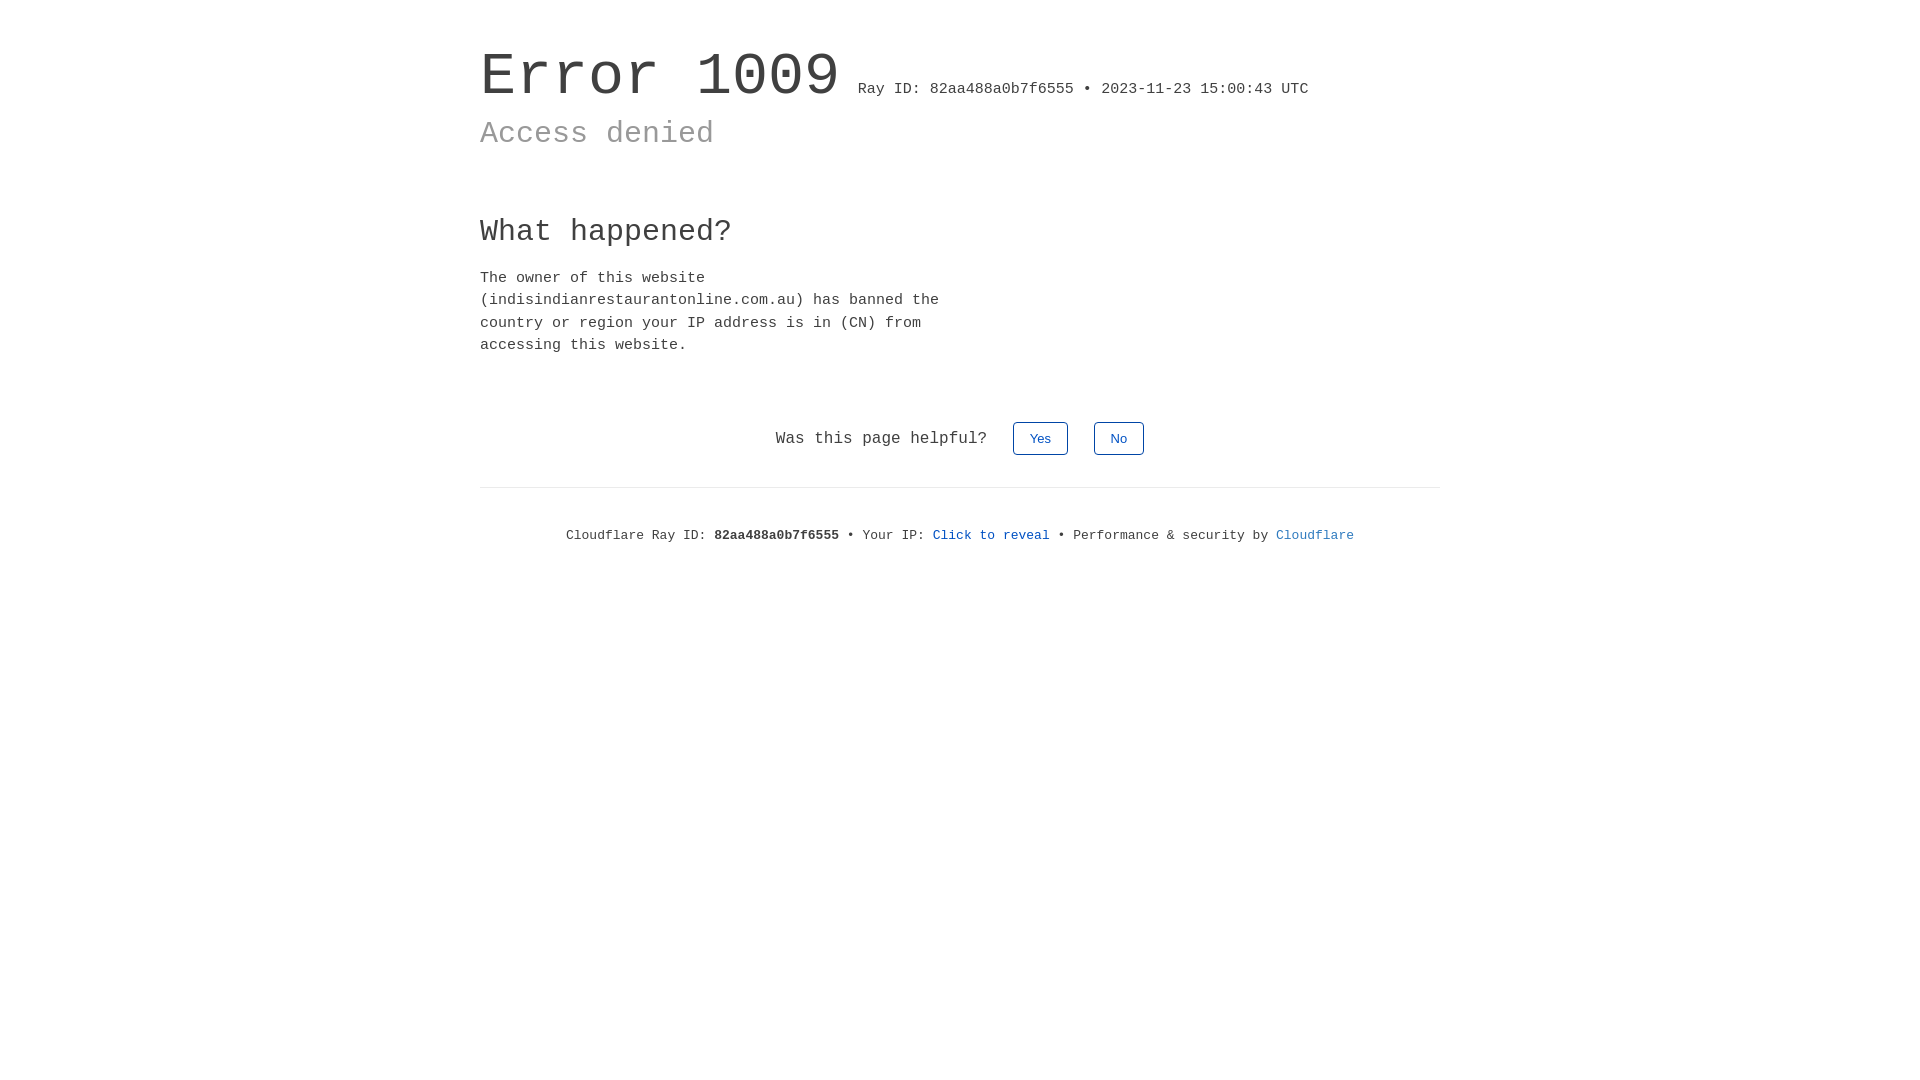  Describe the element at coordinates (1315, 534) in the screenshot. I see `'Cloudflare'` at that location.